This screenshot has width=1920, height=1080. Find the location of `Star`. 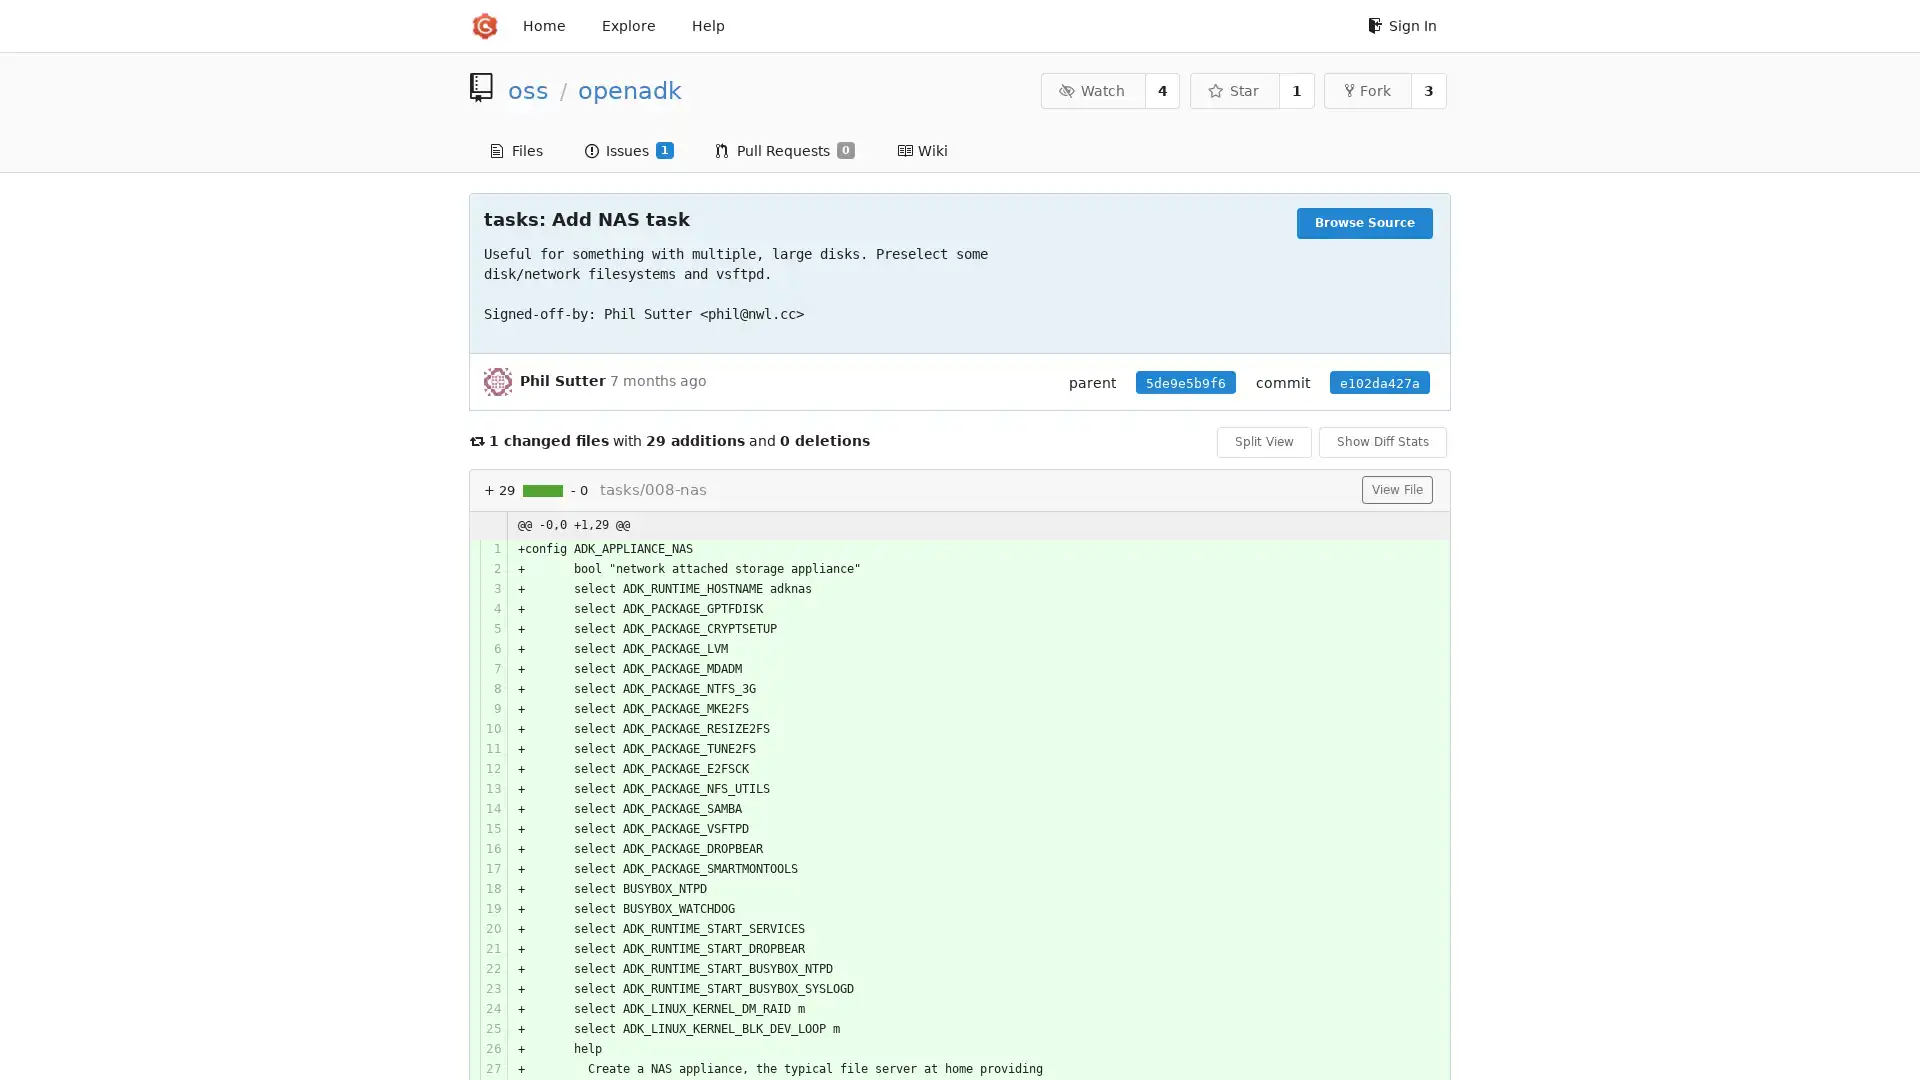

Star is located at coordinates (1233, 91).